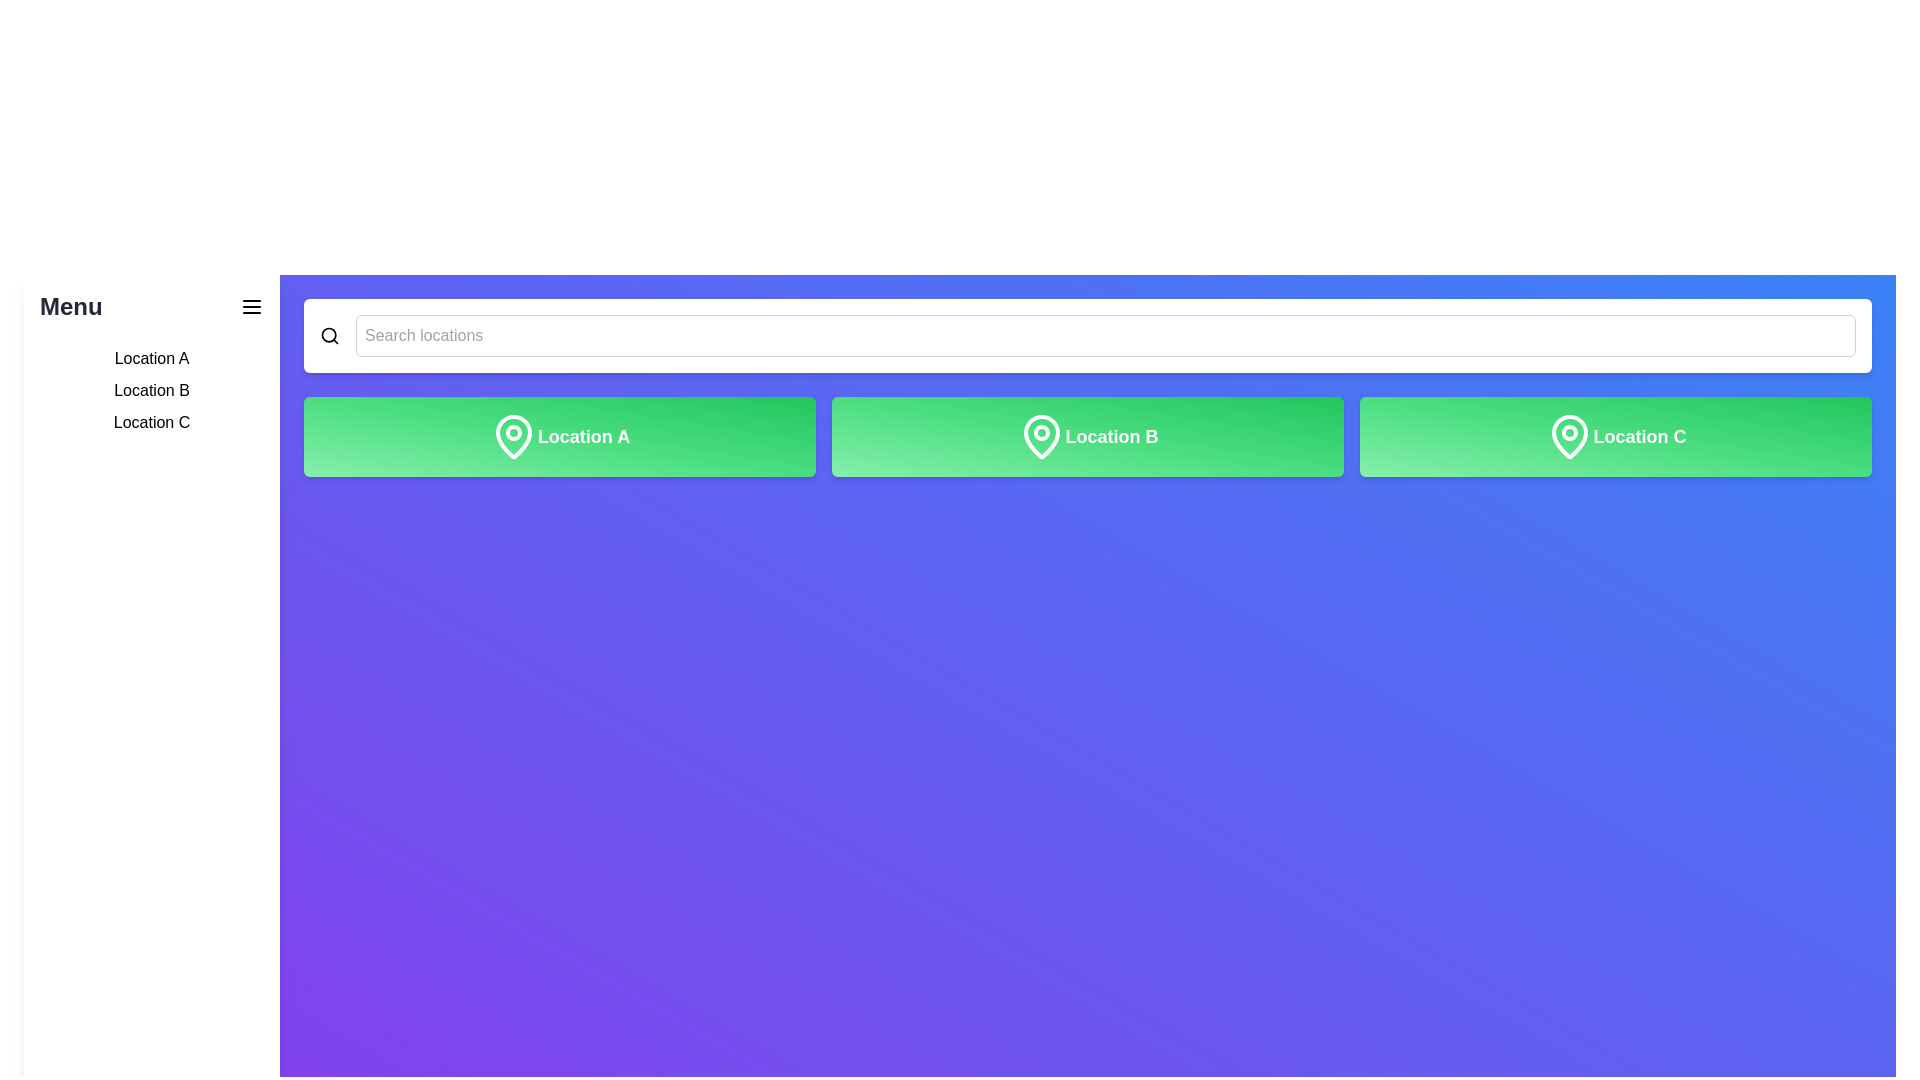  Describe the element at coordinates (1568, 435) in the screenshot. I see `the map pin icon element located within the 'Location C' button, which is styled with a green gradient background and features a clean, modern design` at that location.